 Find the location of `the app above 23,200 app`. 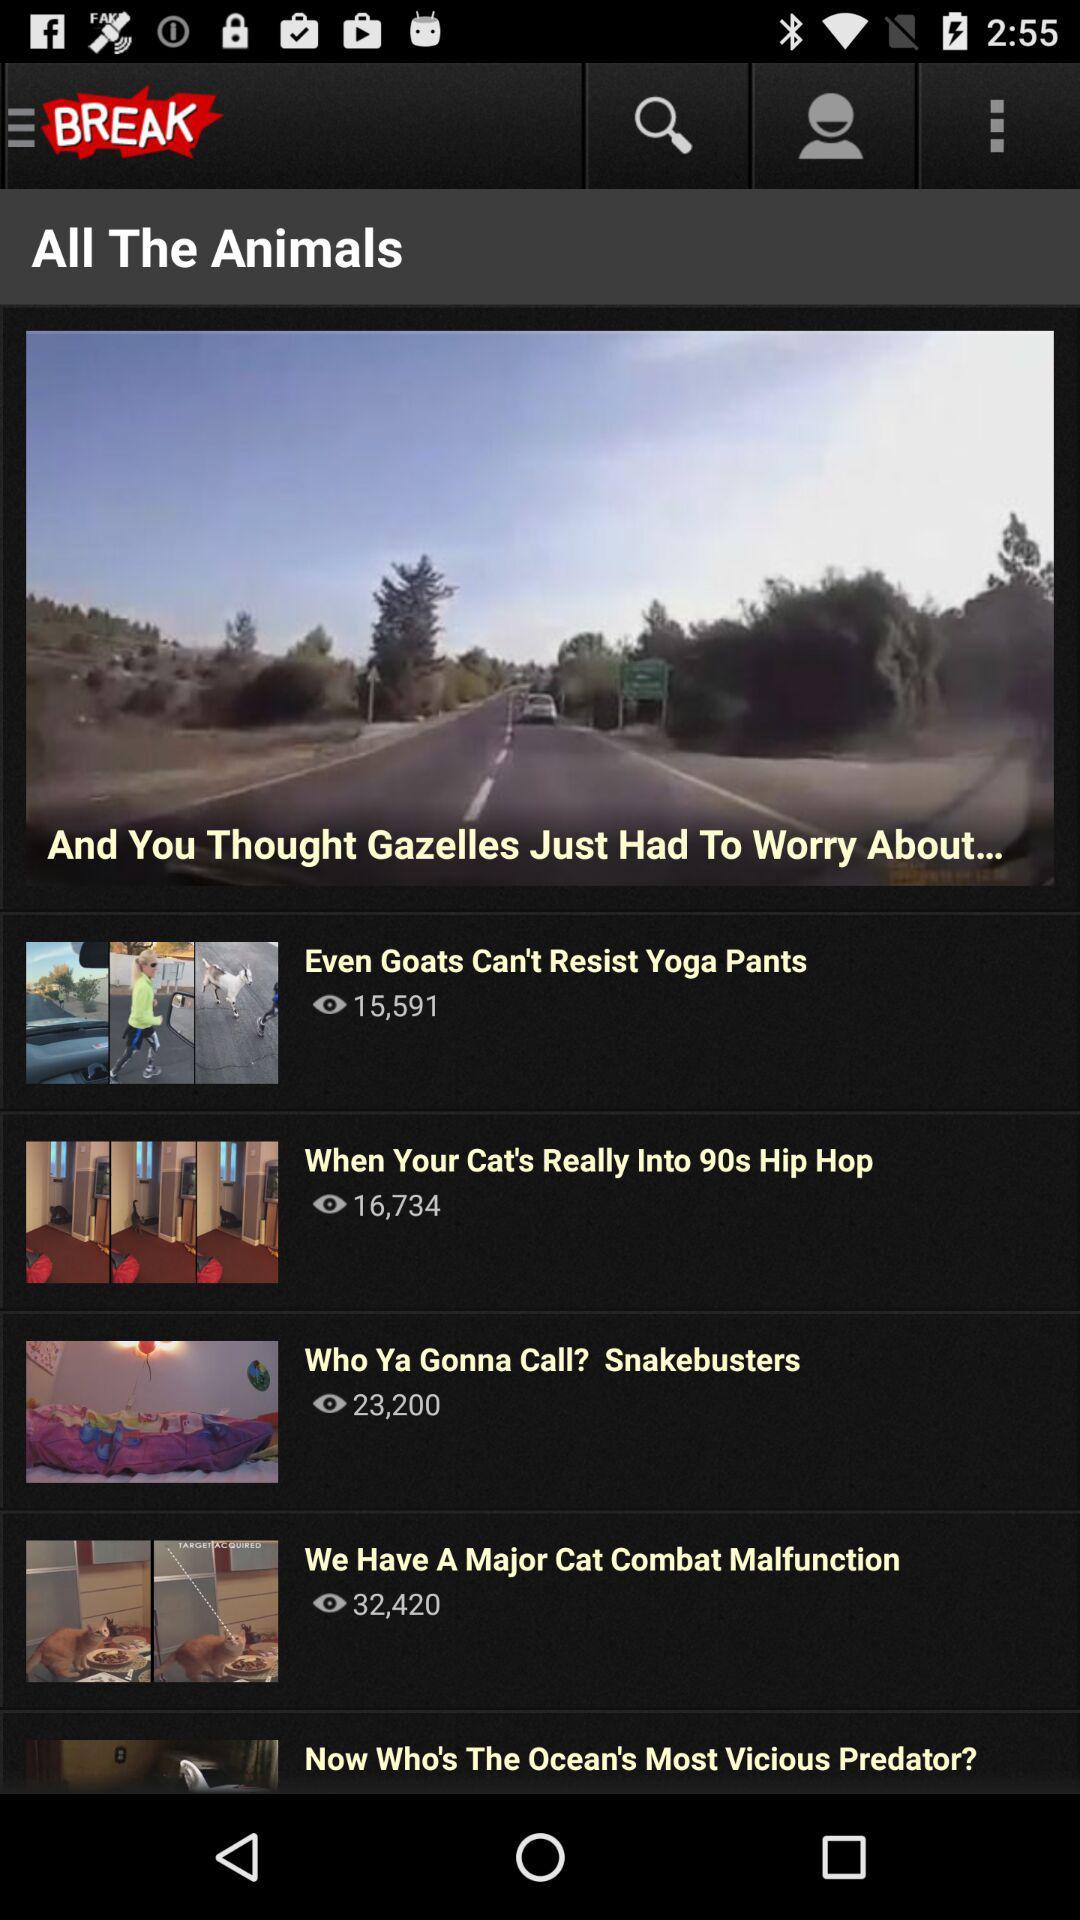

the app above 23,200 app is located at coordinates (552, 1358).